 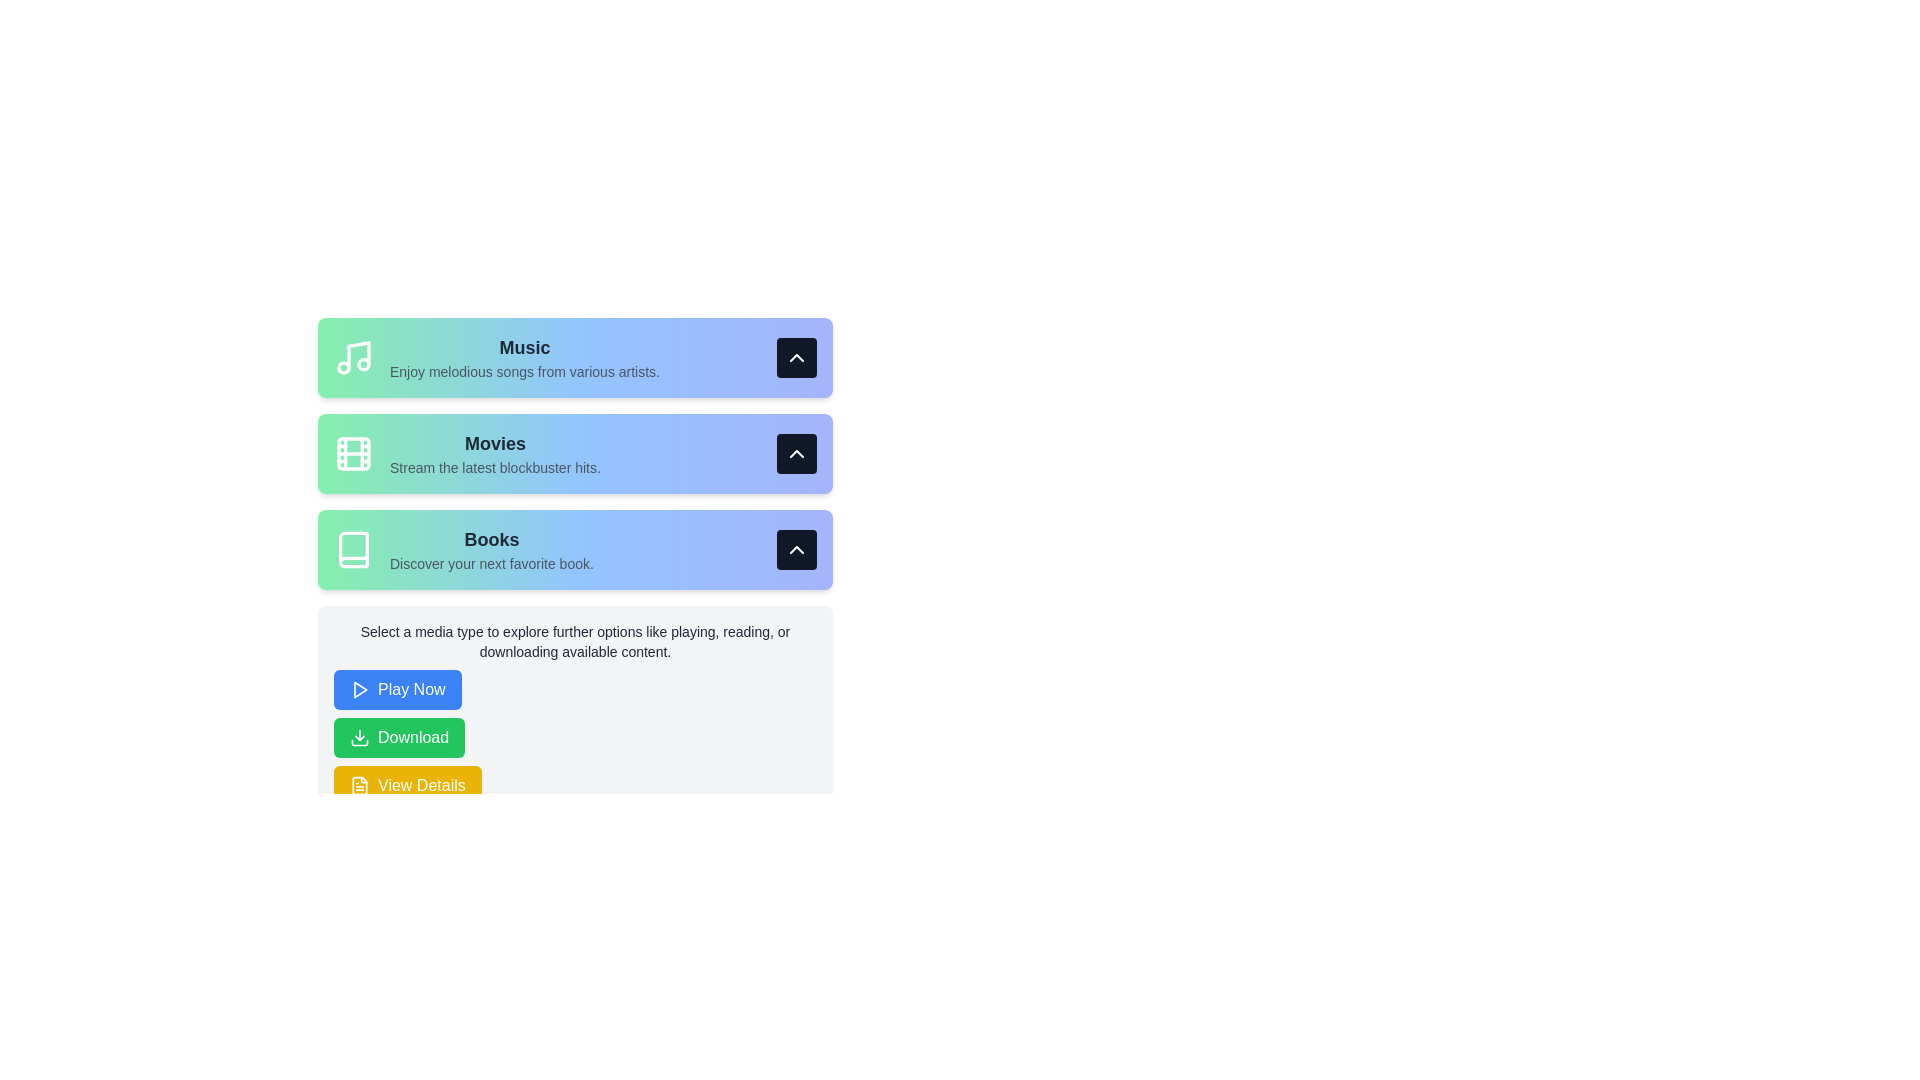 What do you see at coordinates (344, 367) in the screenshot?
I see `second Circle graphic element within the SVG group of the music icon located in the top card of three stacked cards by using the browser developer tools` at bounding box center [344, 367].